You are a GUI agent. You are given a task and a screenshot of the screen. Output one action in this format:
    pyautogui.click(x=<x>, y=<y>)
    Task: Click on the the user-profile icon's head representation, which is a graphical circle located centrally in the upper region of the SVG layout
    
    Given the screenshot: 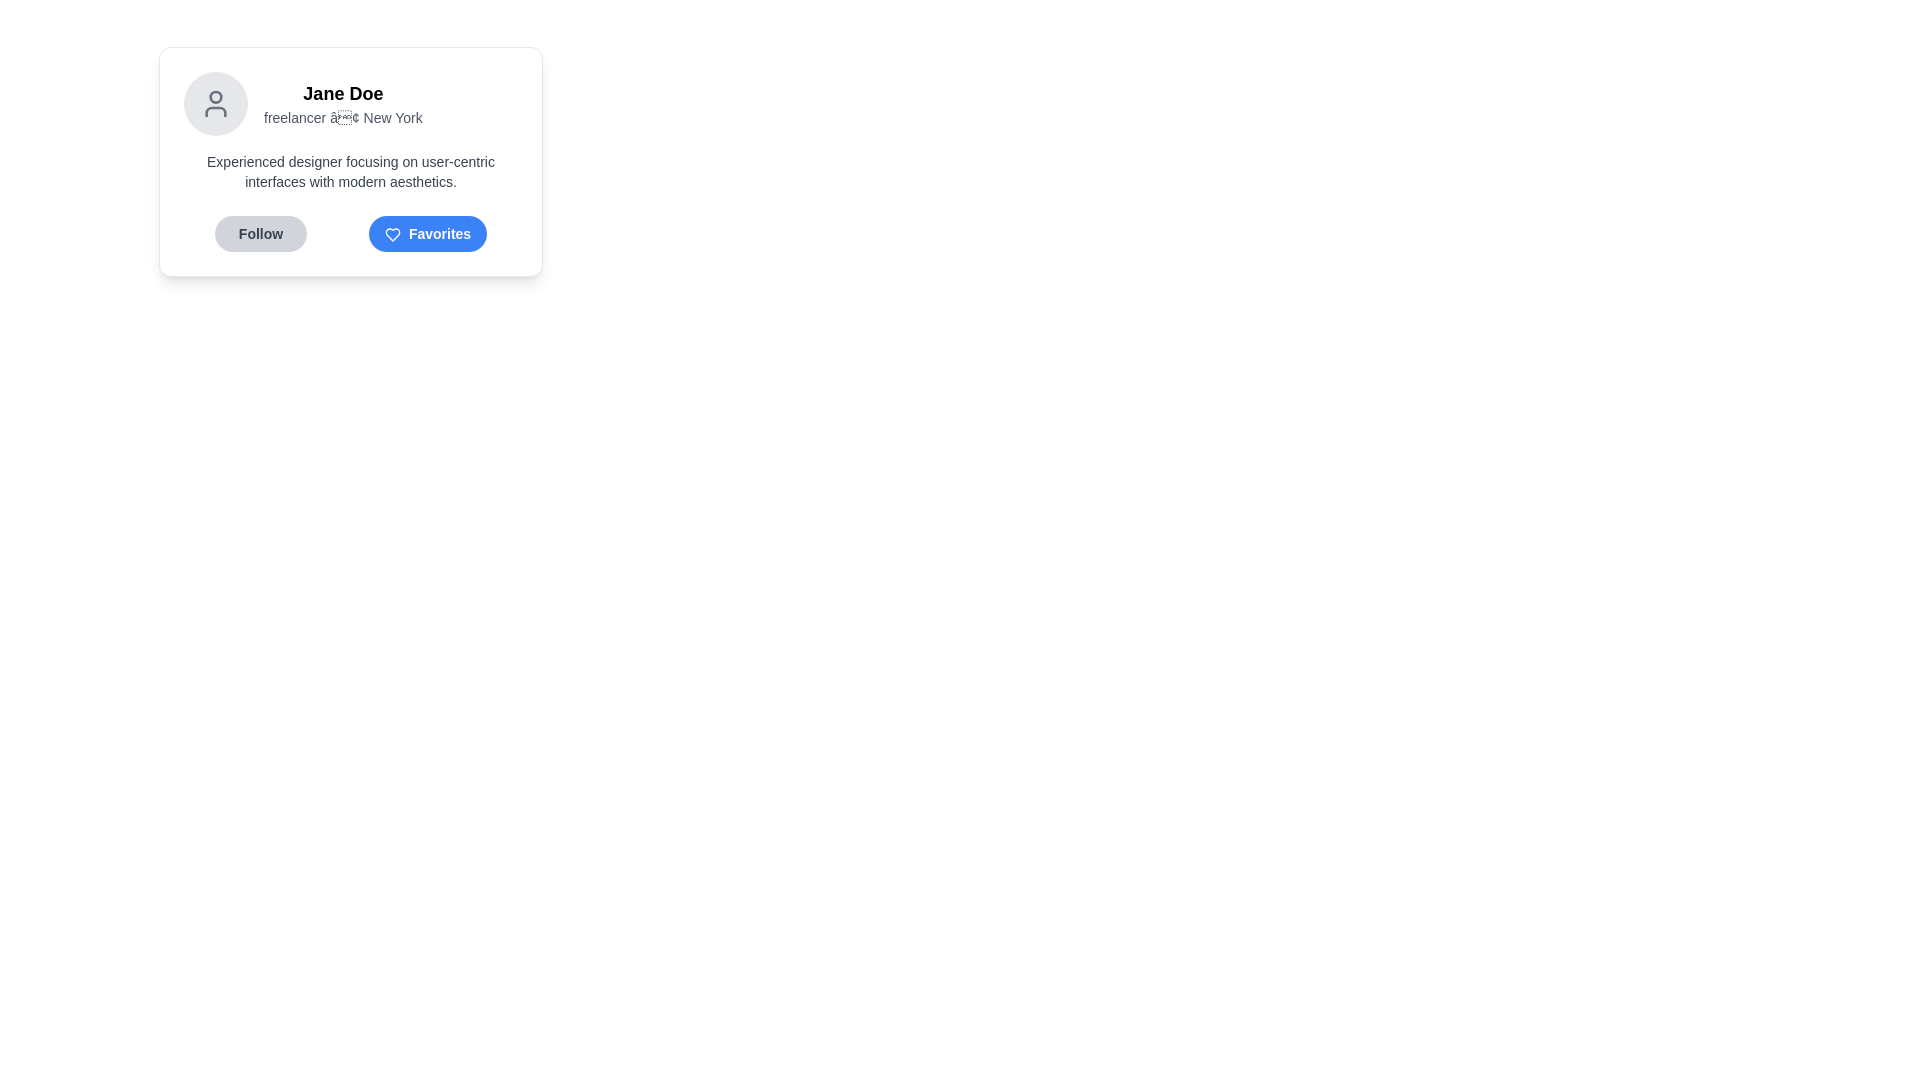 What is the action you would take?
    pyautogui.click(x=216, y=96)
    